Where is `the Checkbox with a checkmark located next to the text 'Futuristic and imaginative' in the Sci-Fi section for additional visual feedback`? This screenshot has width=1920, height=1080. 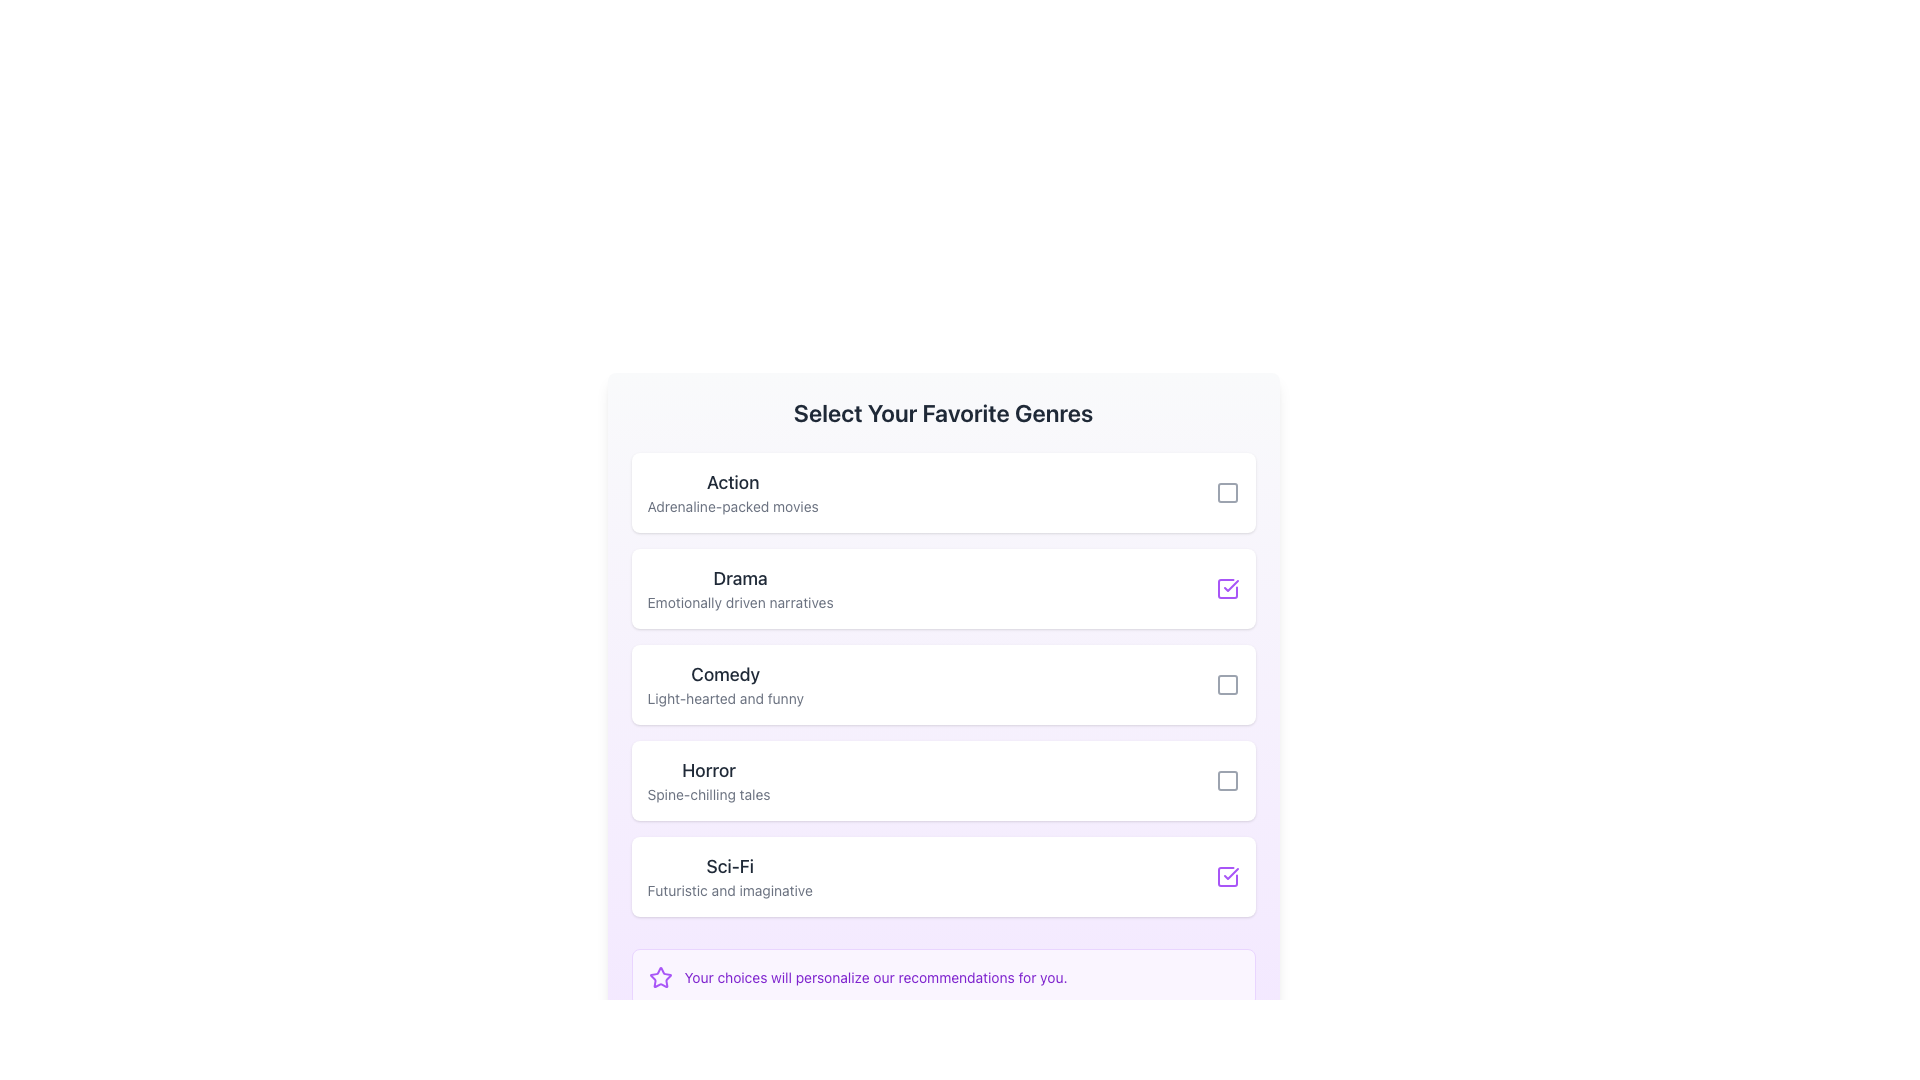 the Checkbox with a checkmark located next to the text 'Futuristic and imaginative' in the Sci-Fi section for additional visual feedback is located at coordinates (1226, 875).